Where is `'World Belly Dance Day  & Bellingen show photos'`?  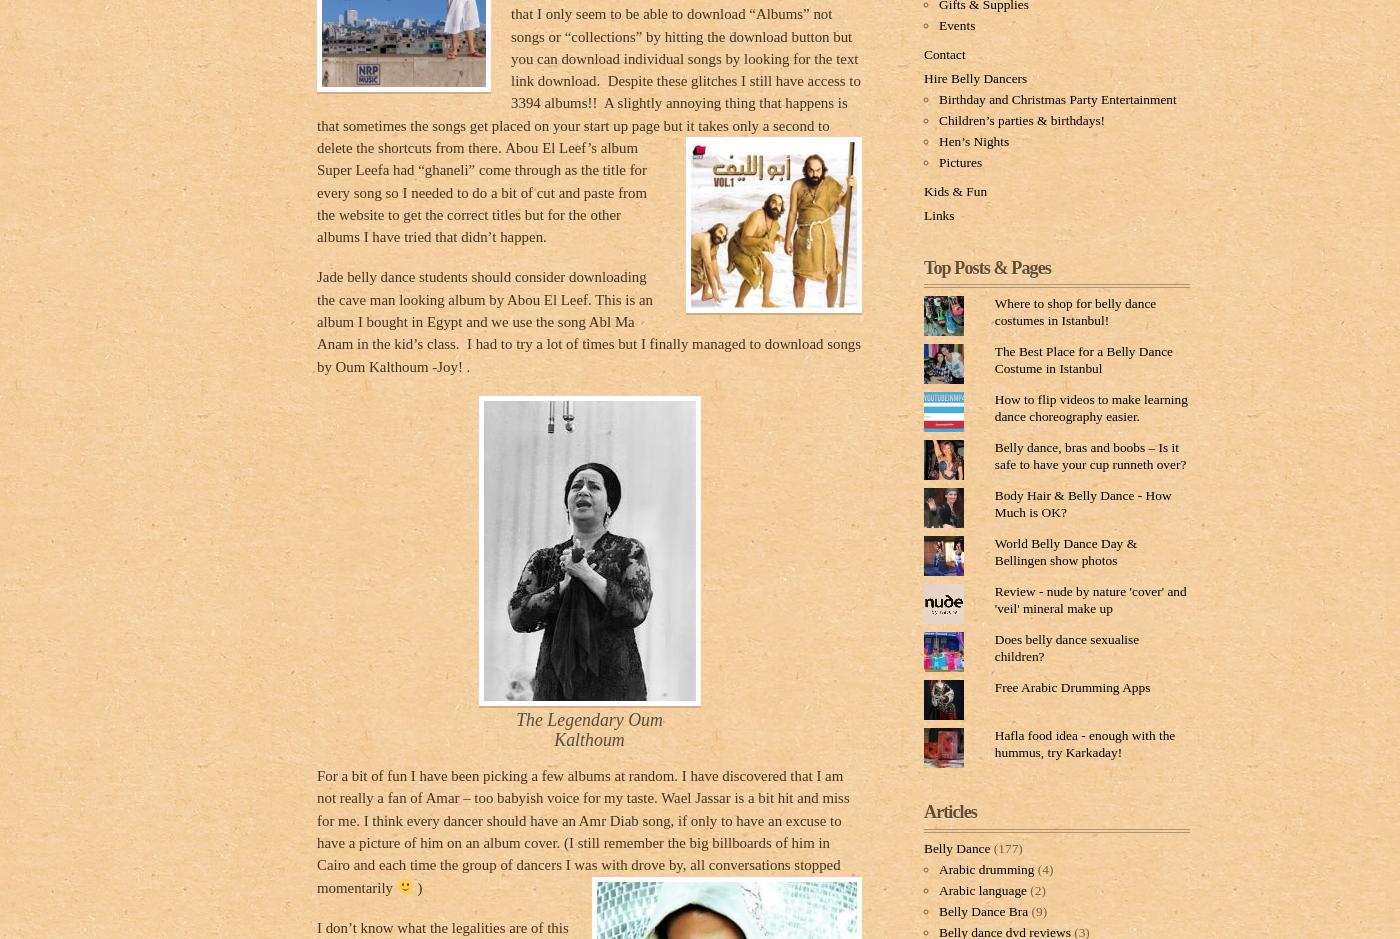
'World Belly Dance Day  & Bellingen show photos' is located at coordinates (994, 550).